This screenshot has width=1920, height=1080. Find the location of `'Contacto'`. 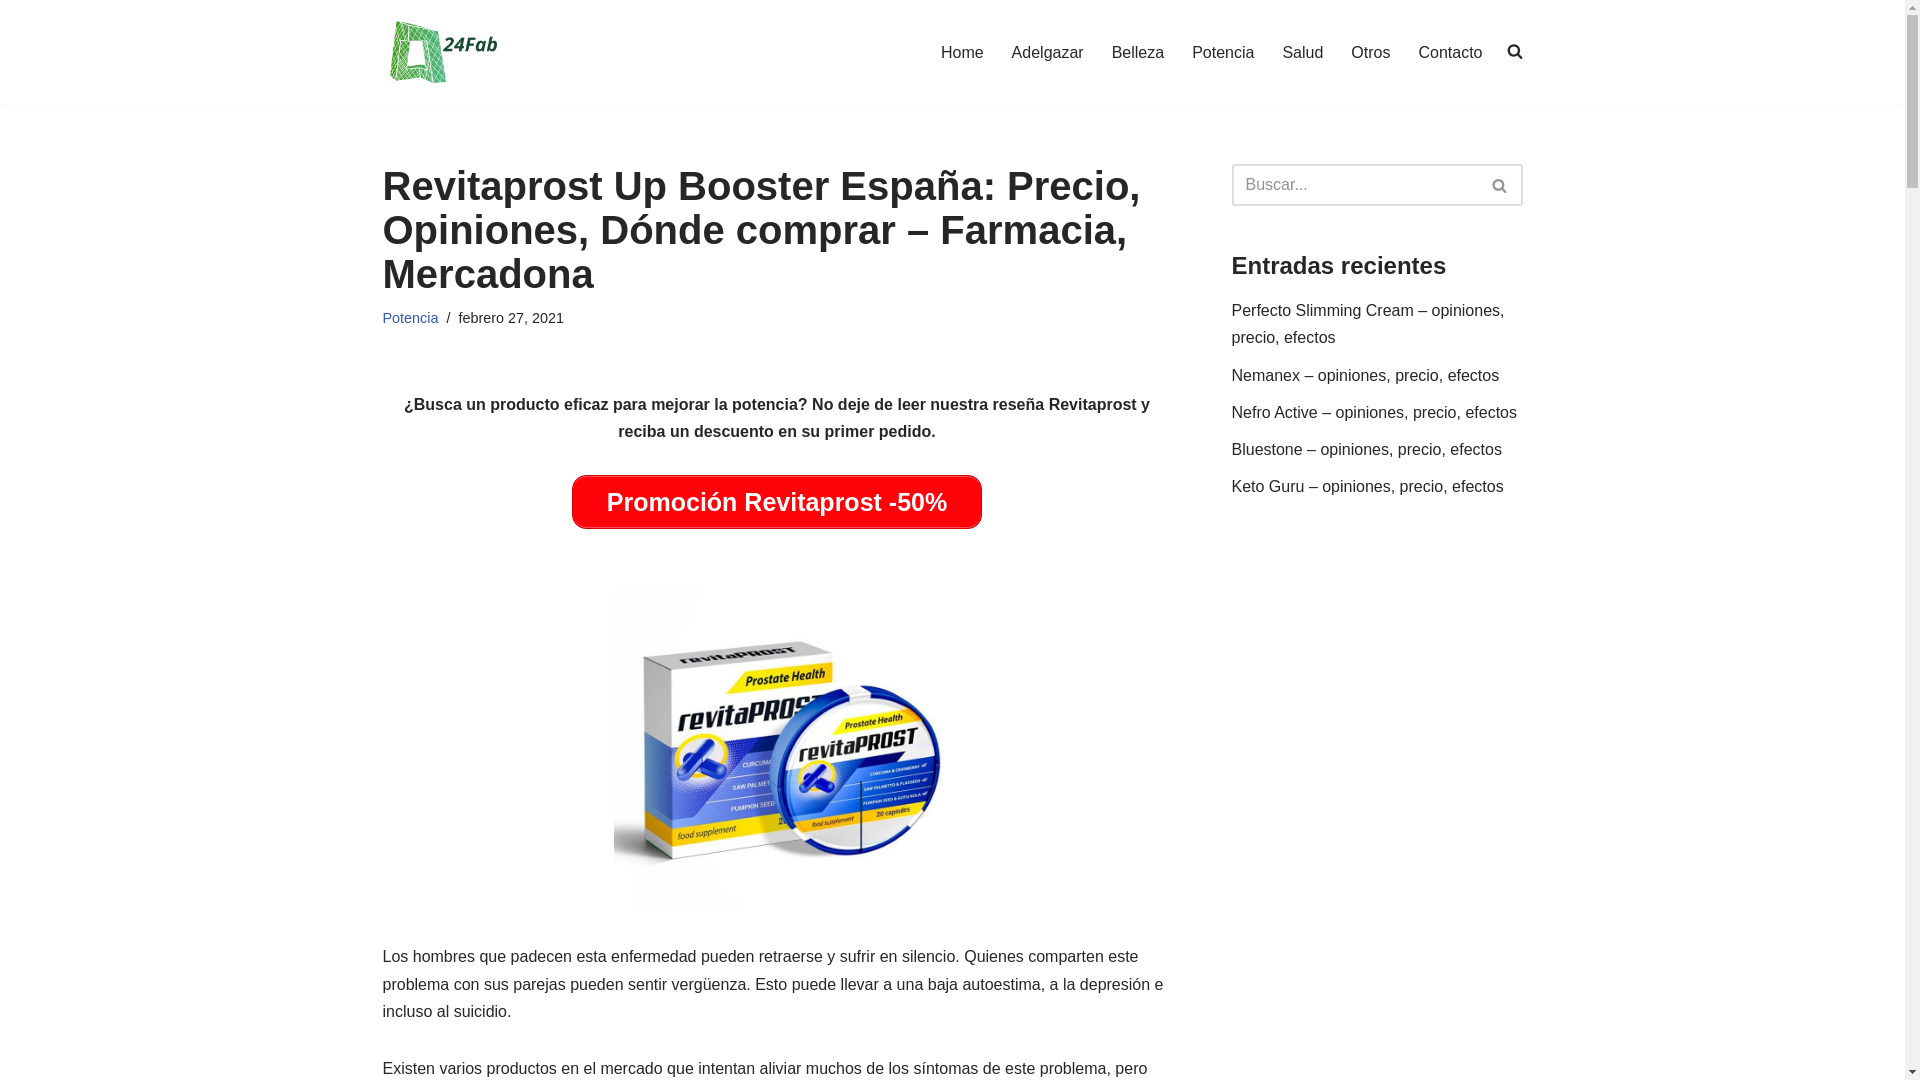

'Contacto' is located at coordinates (1449, 51).